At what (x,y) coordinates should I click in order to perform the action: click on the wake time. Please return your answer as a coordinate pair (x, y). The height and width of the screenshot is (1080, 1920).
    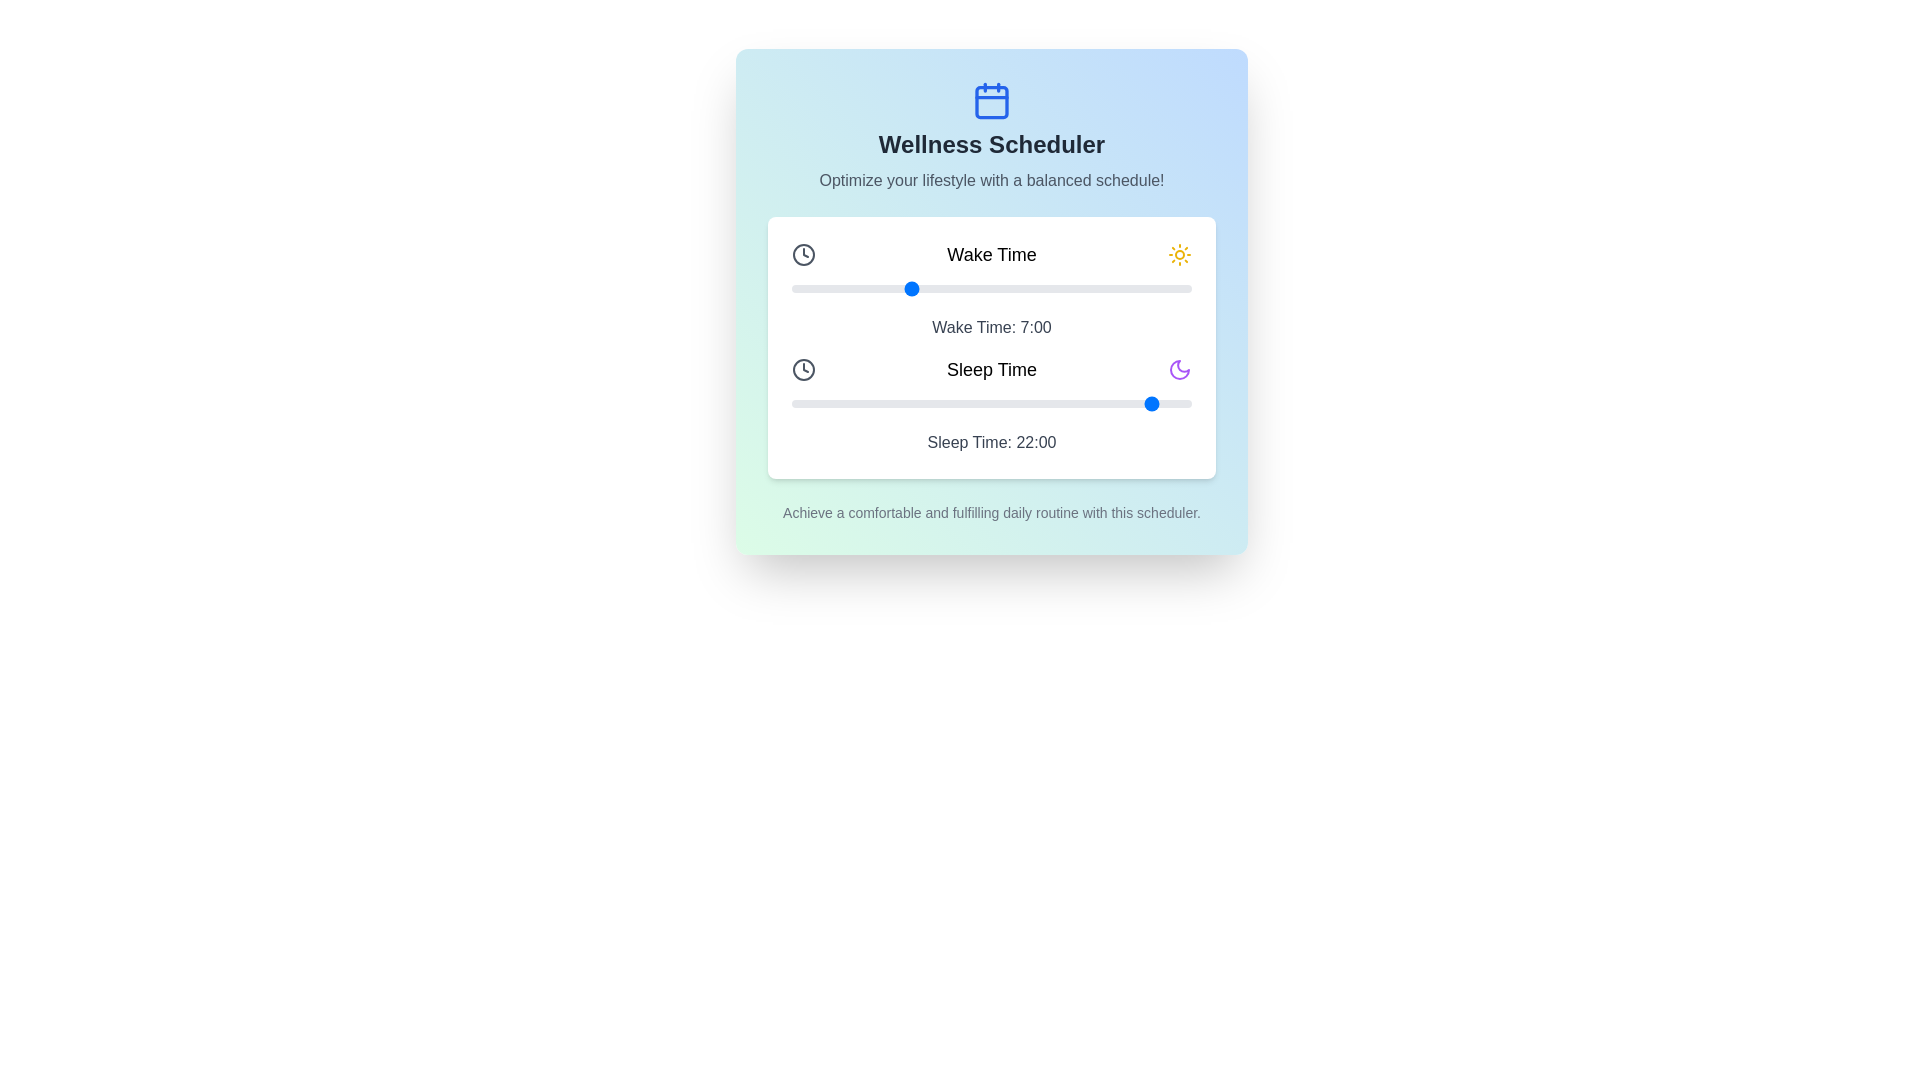
    Looking at the image, I should click on (875, 289).